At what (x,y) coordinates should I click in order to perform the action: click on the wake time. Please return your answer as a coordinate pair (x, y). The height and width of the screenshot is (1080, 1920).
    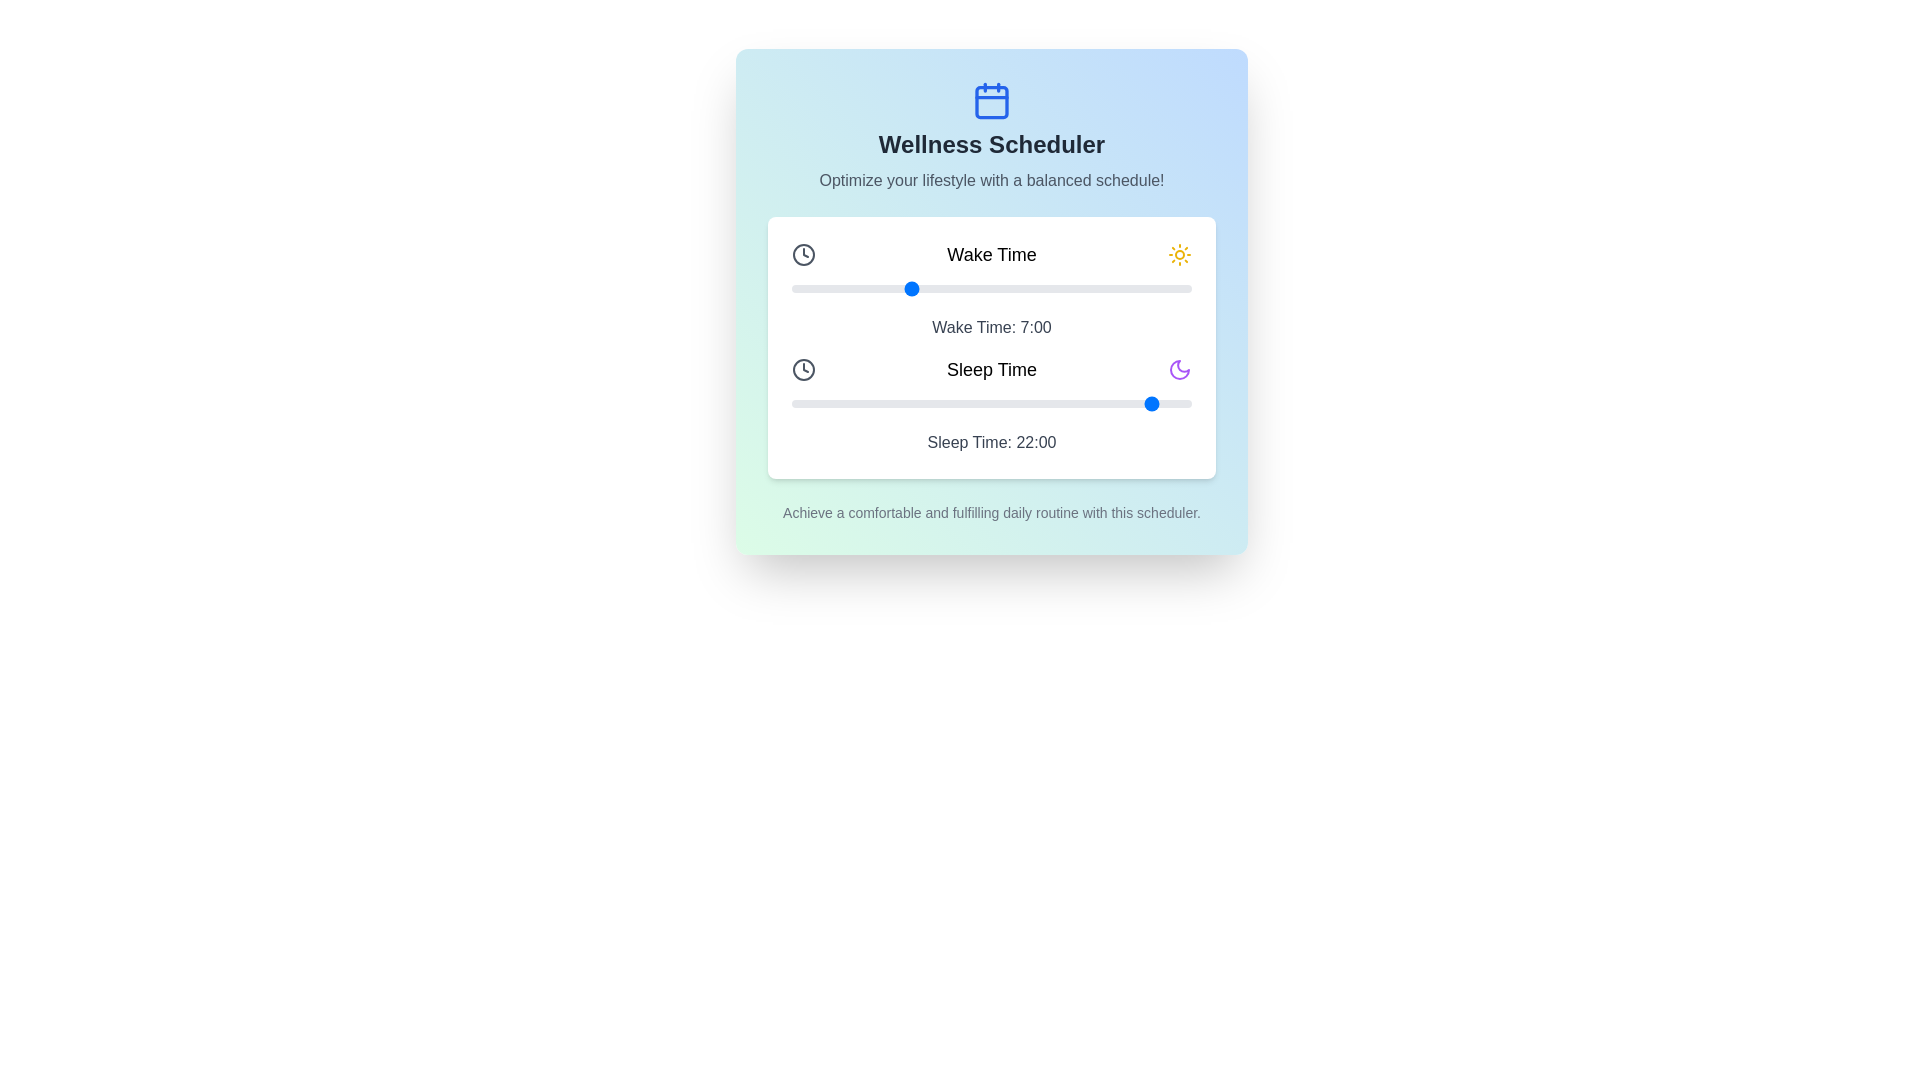
    Looking at the image, I should click on (875, 289).